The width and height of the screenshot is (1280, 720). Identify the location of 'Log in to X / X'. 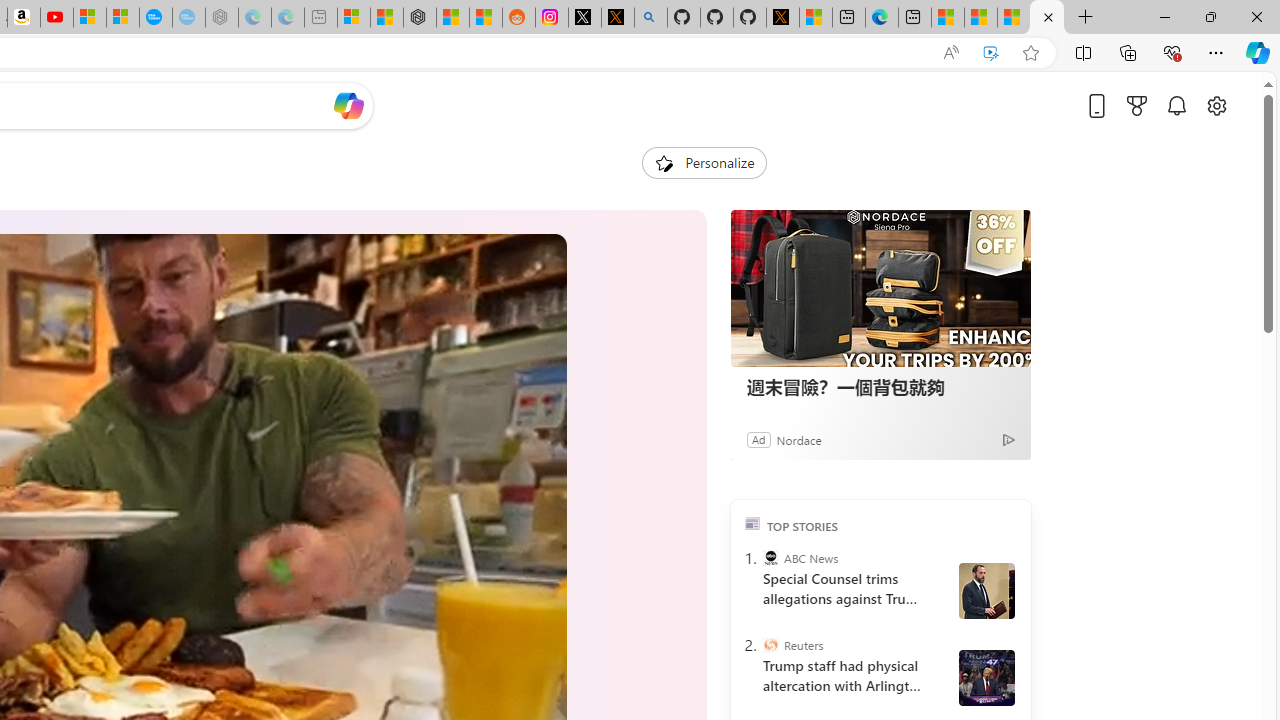
(584, 17).